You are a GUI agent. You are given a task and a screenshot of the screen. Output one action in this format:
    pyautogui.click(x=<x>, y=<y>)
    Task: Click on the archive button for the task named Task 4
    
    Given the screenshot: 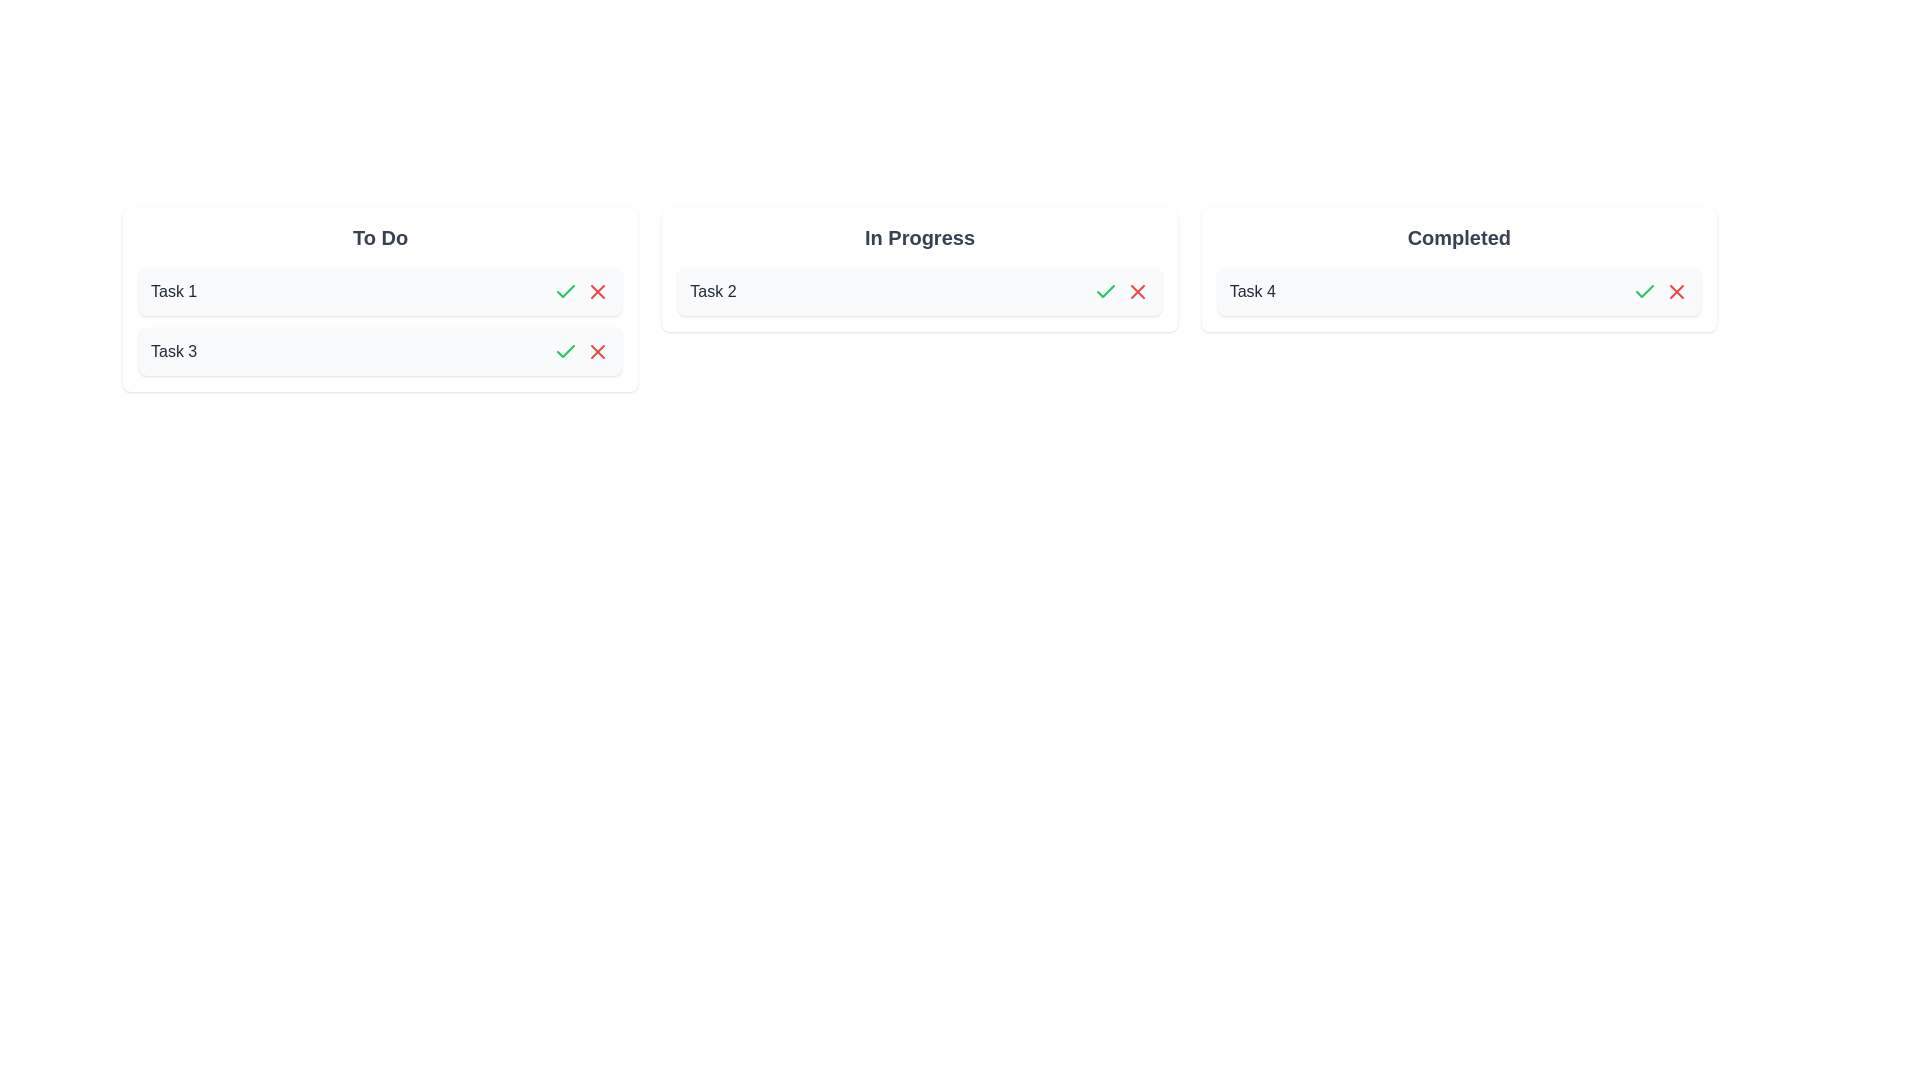 What is the action you would take?
    pyautogui.click(x=1676, y=292)
    